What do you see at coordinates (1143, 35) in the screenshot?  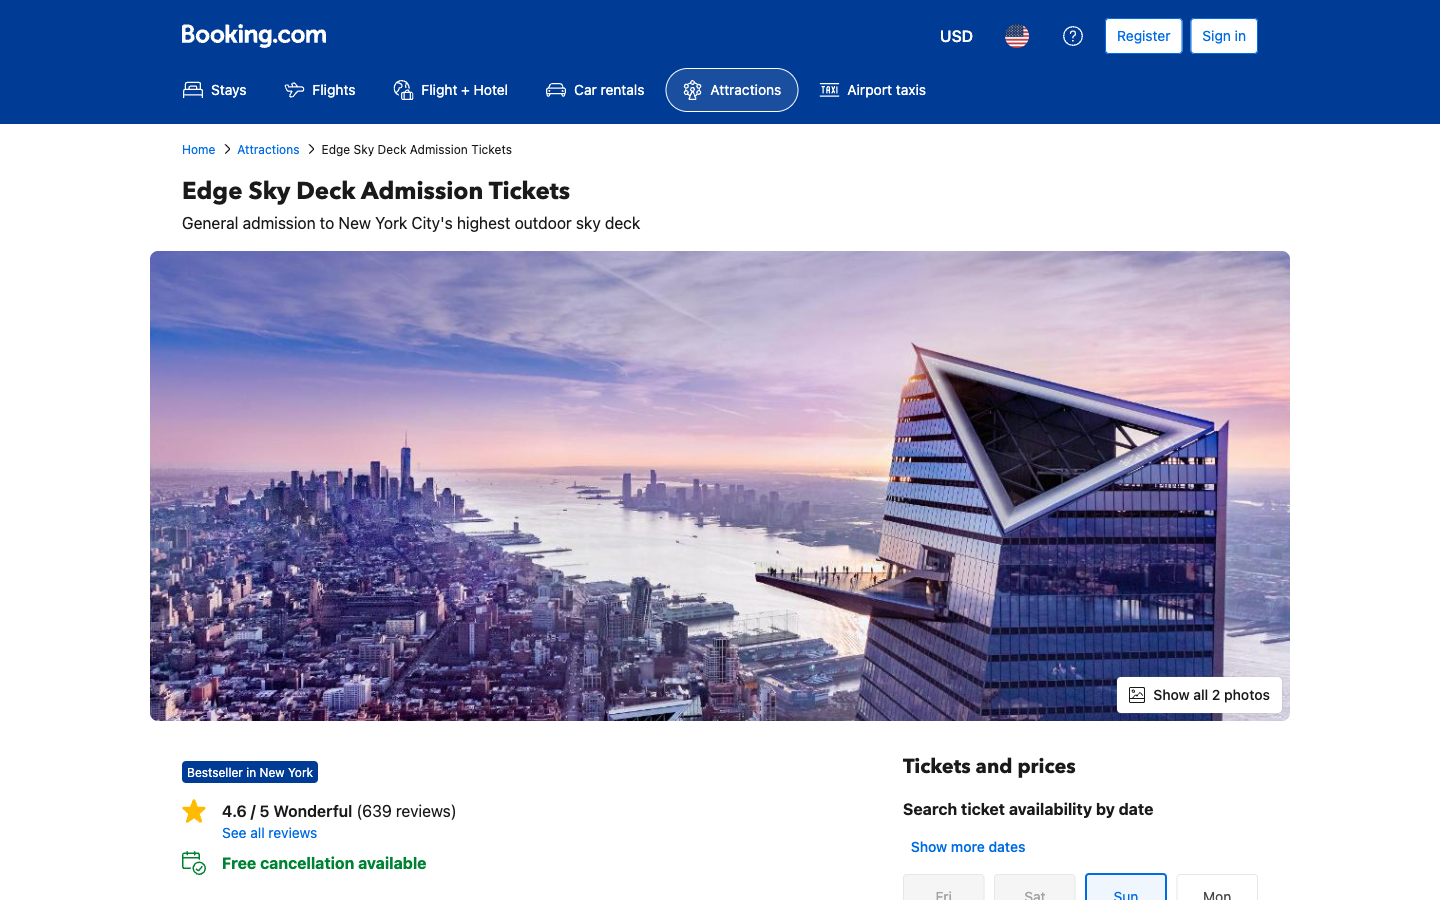 I see `Register for a new account` at bounding box center [1143, 35].